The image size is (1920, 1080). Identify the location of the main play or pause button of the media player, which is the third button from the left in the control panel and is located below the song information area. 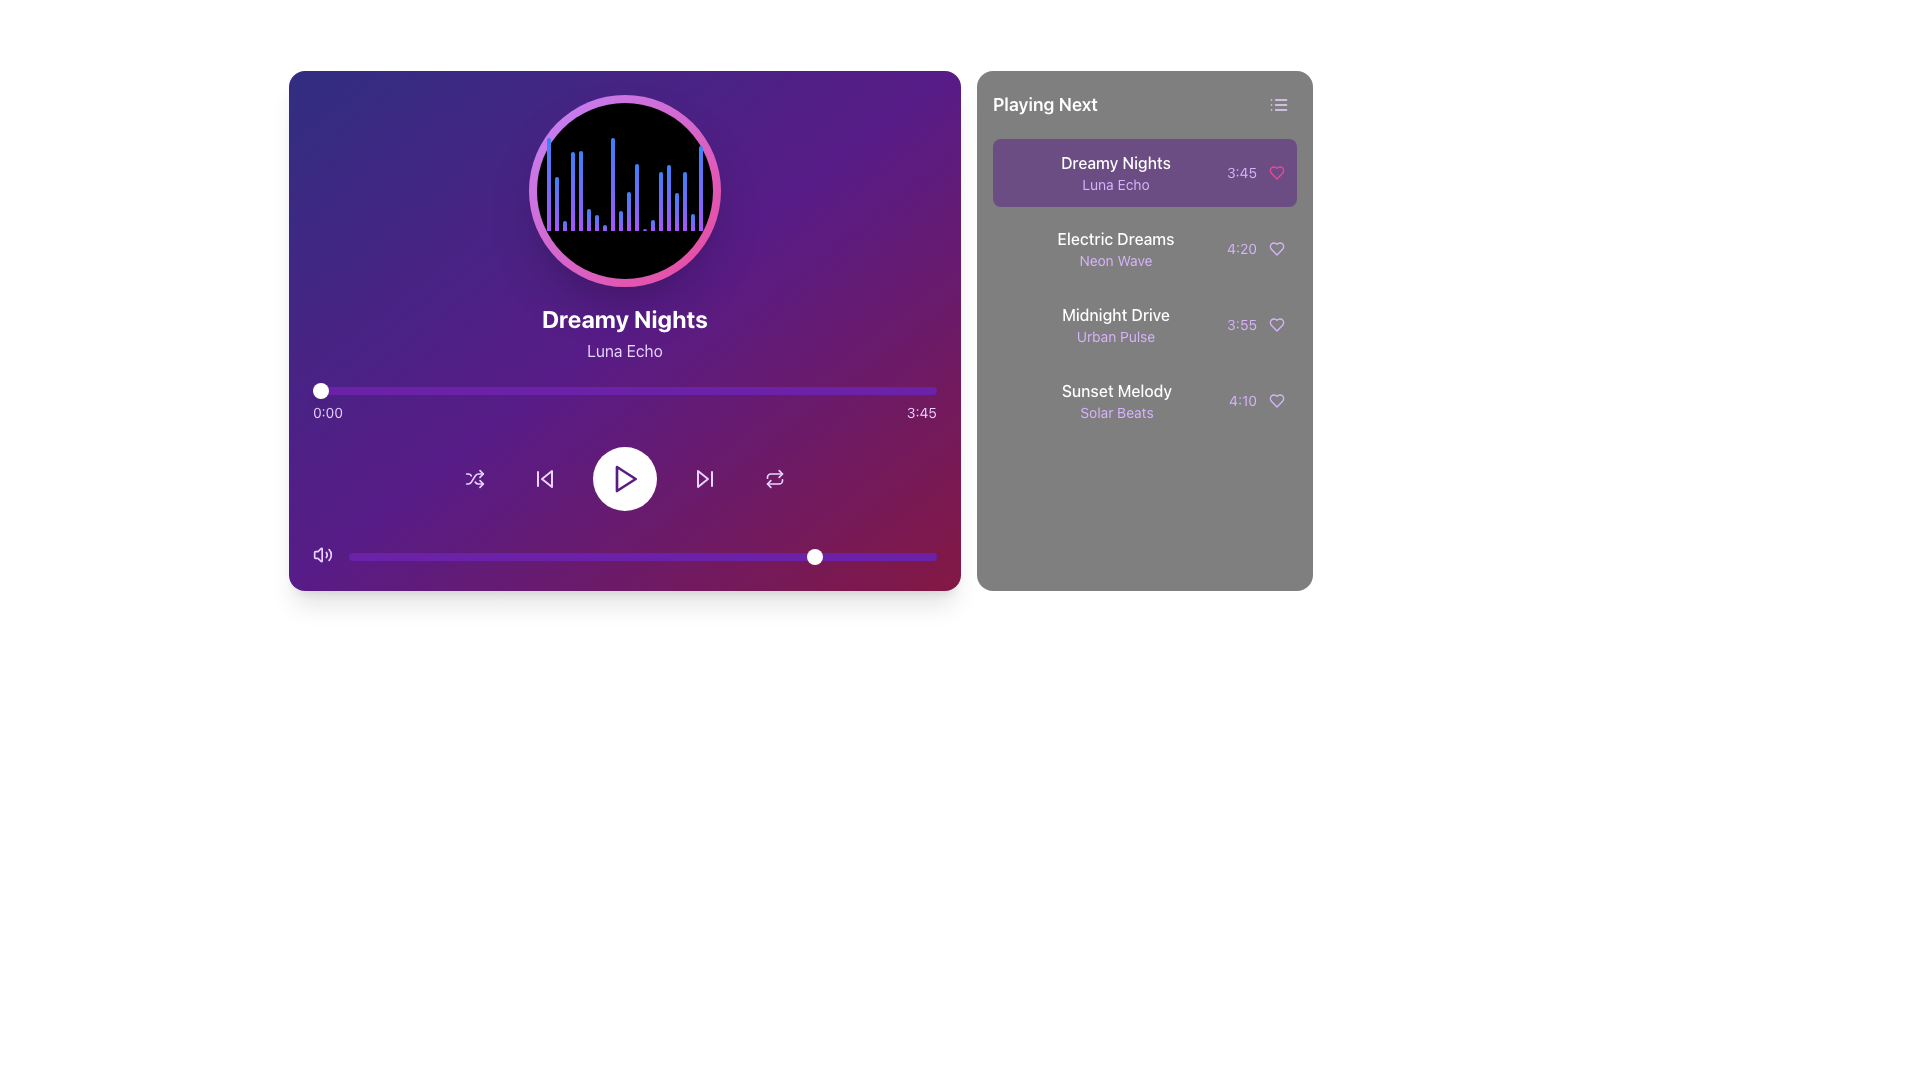
(623, 478).